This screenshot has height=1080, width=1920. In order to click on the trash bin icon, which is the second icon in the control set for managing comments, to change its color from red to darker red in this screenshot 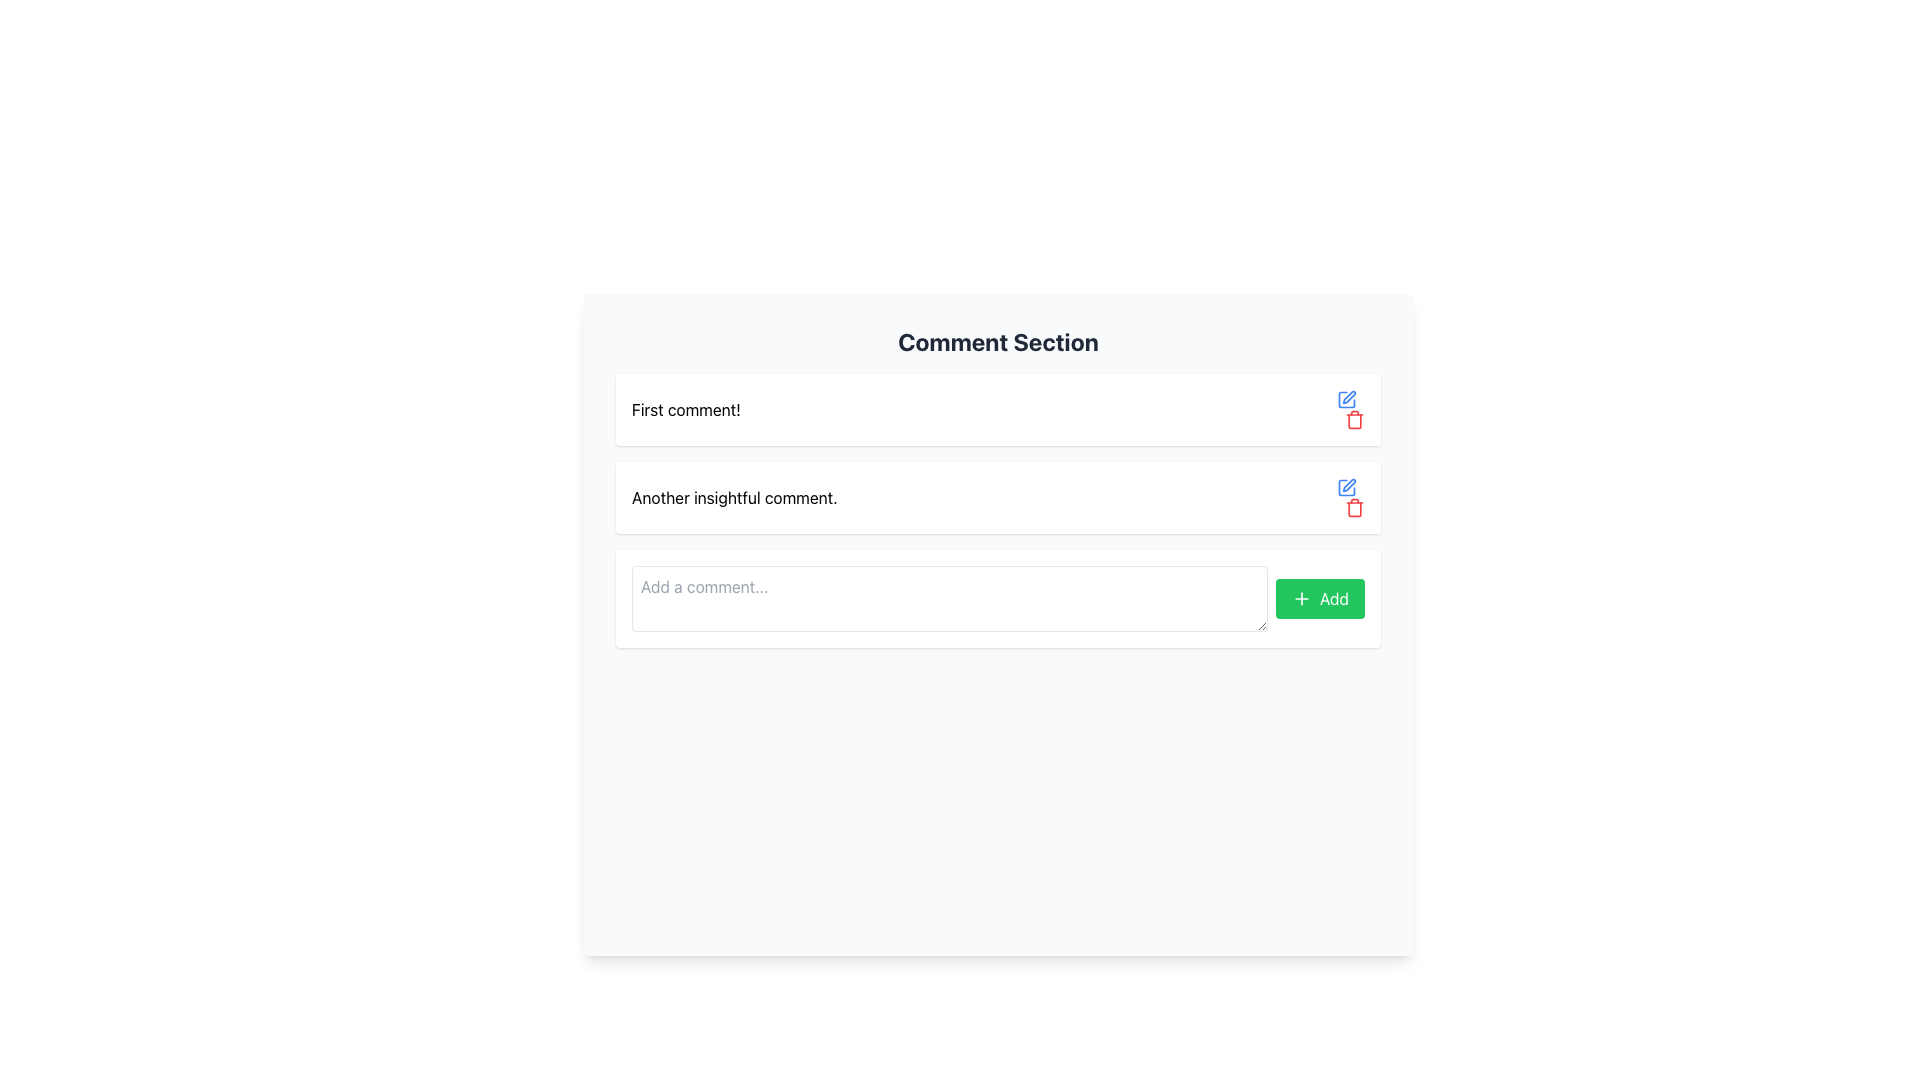, I will do `click(1354, 419)`.